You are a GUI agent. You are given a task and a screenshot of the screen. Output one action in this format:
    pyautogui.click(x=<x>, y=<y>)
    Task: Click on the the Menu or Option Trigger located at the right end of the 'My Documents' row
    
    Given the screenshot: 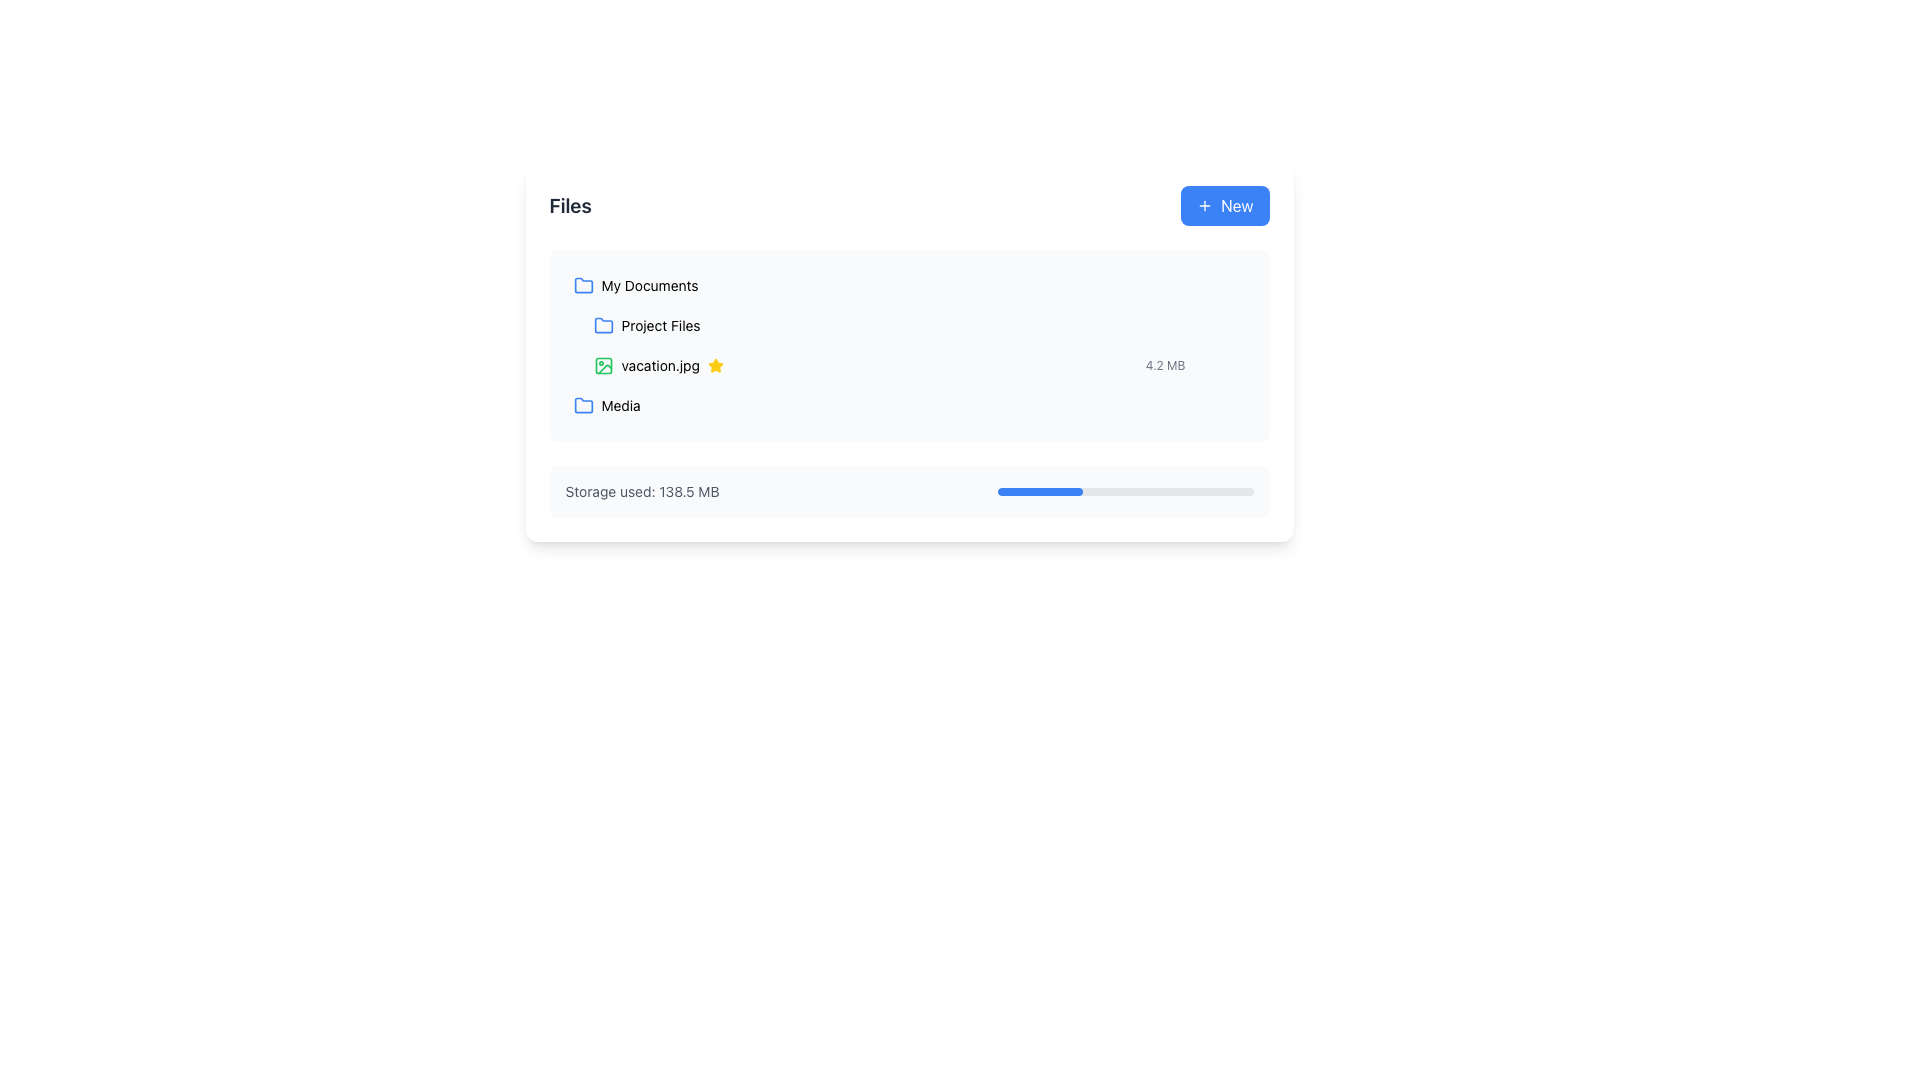 What is the action you would take?
    pyautogui.click(x=1218, y=285)
    